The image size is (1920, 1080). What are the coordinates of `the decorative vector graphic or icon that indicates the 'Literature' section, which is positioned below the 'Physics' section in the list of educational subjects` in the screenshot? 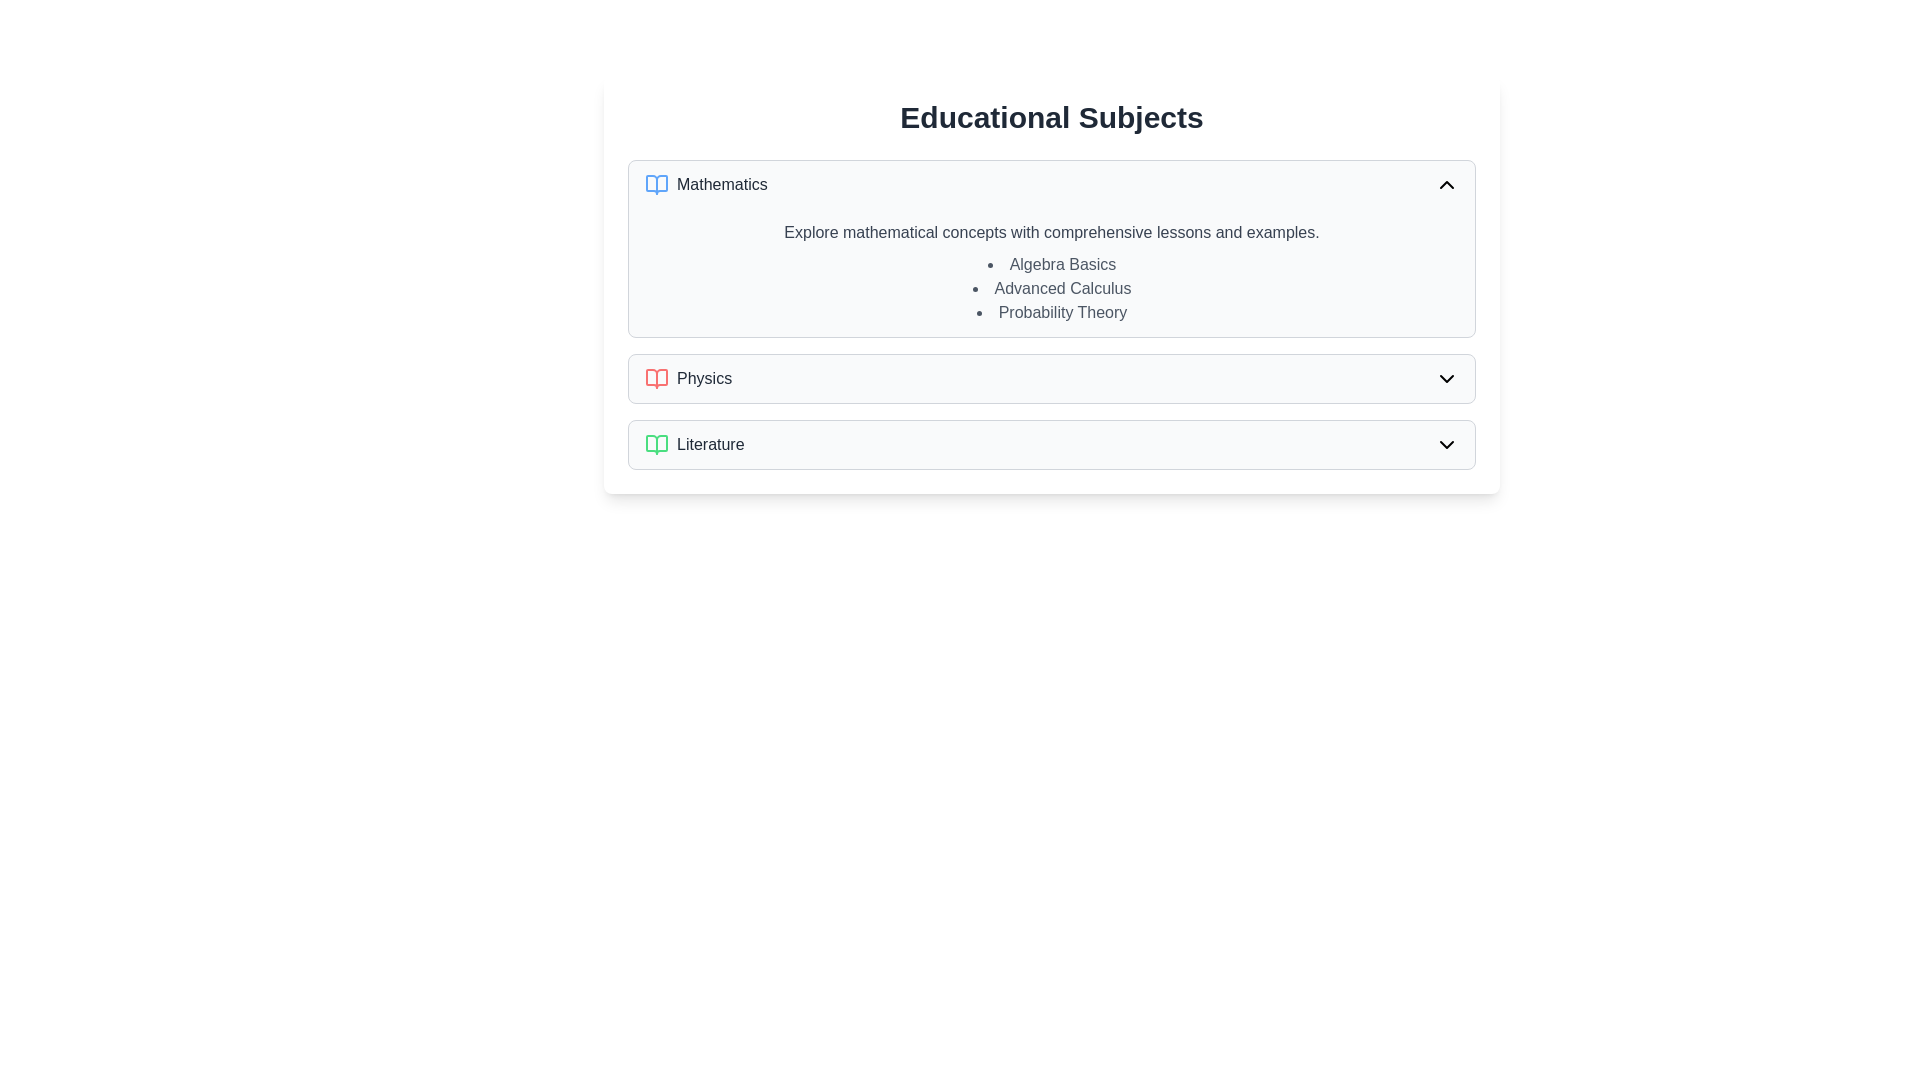 It's located at (657, 443).